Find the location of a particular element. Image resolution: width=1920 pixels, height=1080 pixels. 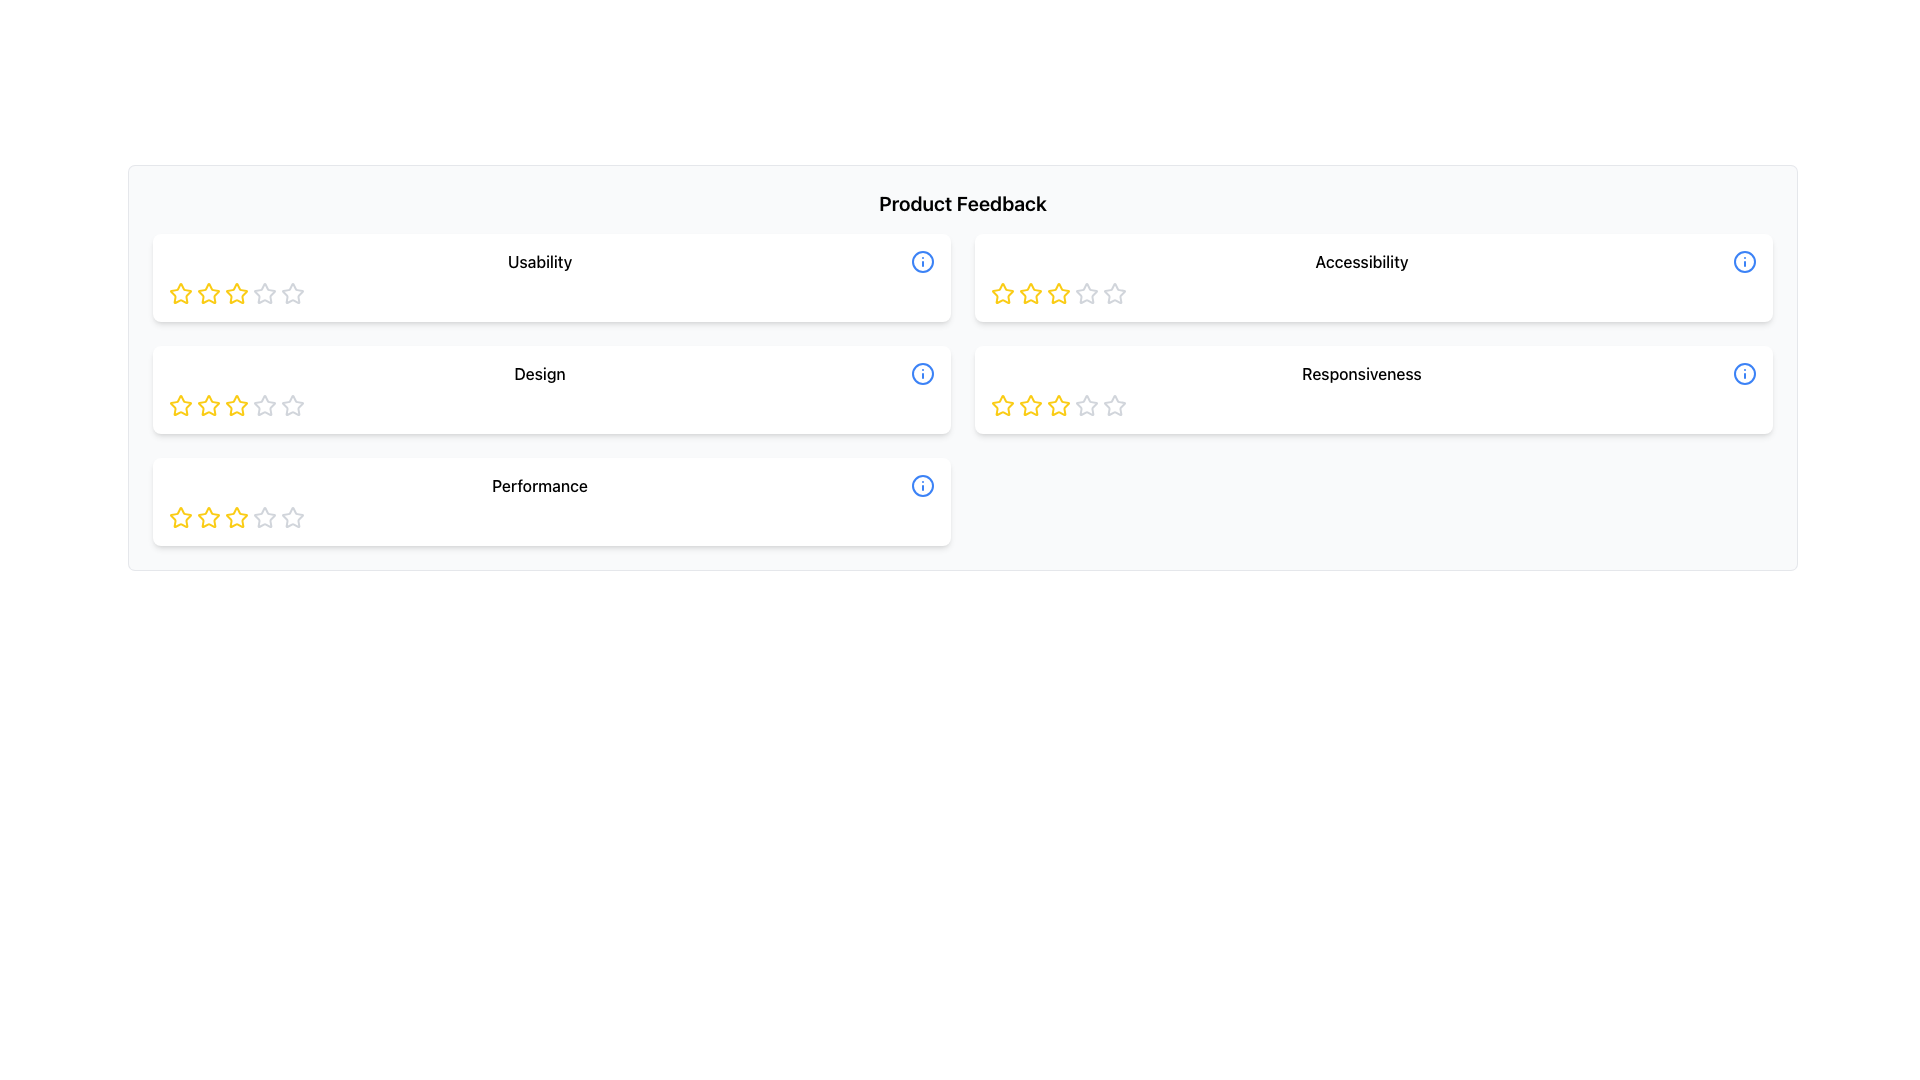

the second star icon in the rating system under the 'Responsiveness' header to assign a rating of 2 is located at coordinates (1056, 405).